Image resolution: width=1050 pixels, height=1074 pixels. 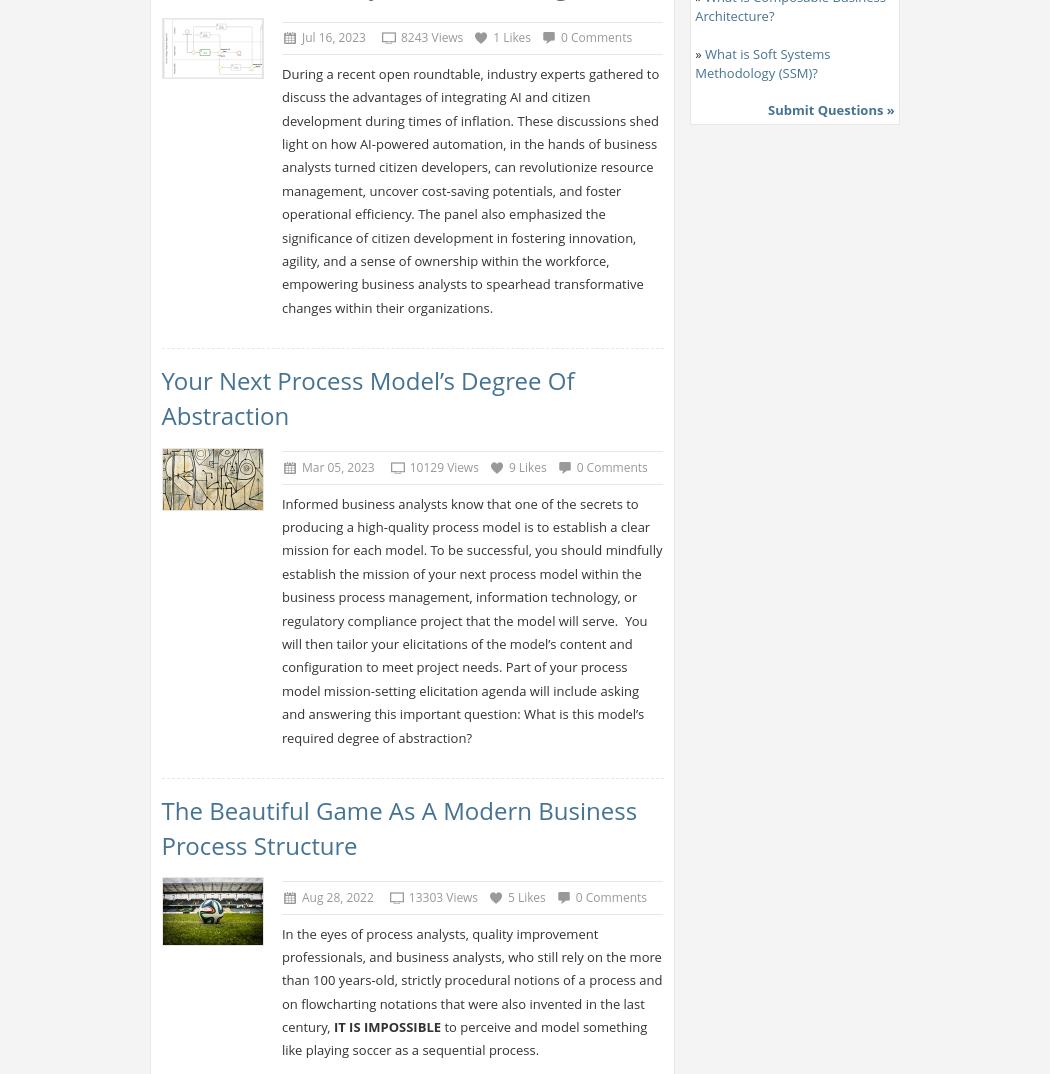 I want to click on '13303 Views', so click(x=408, y=896).